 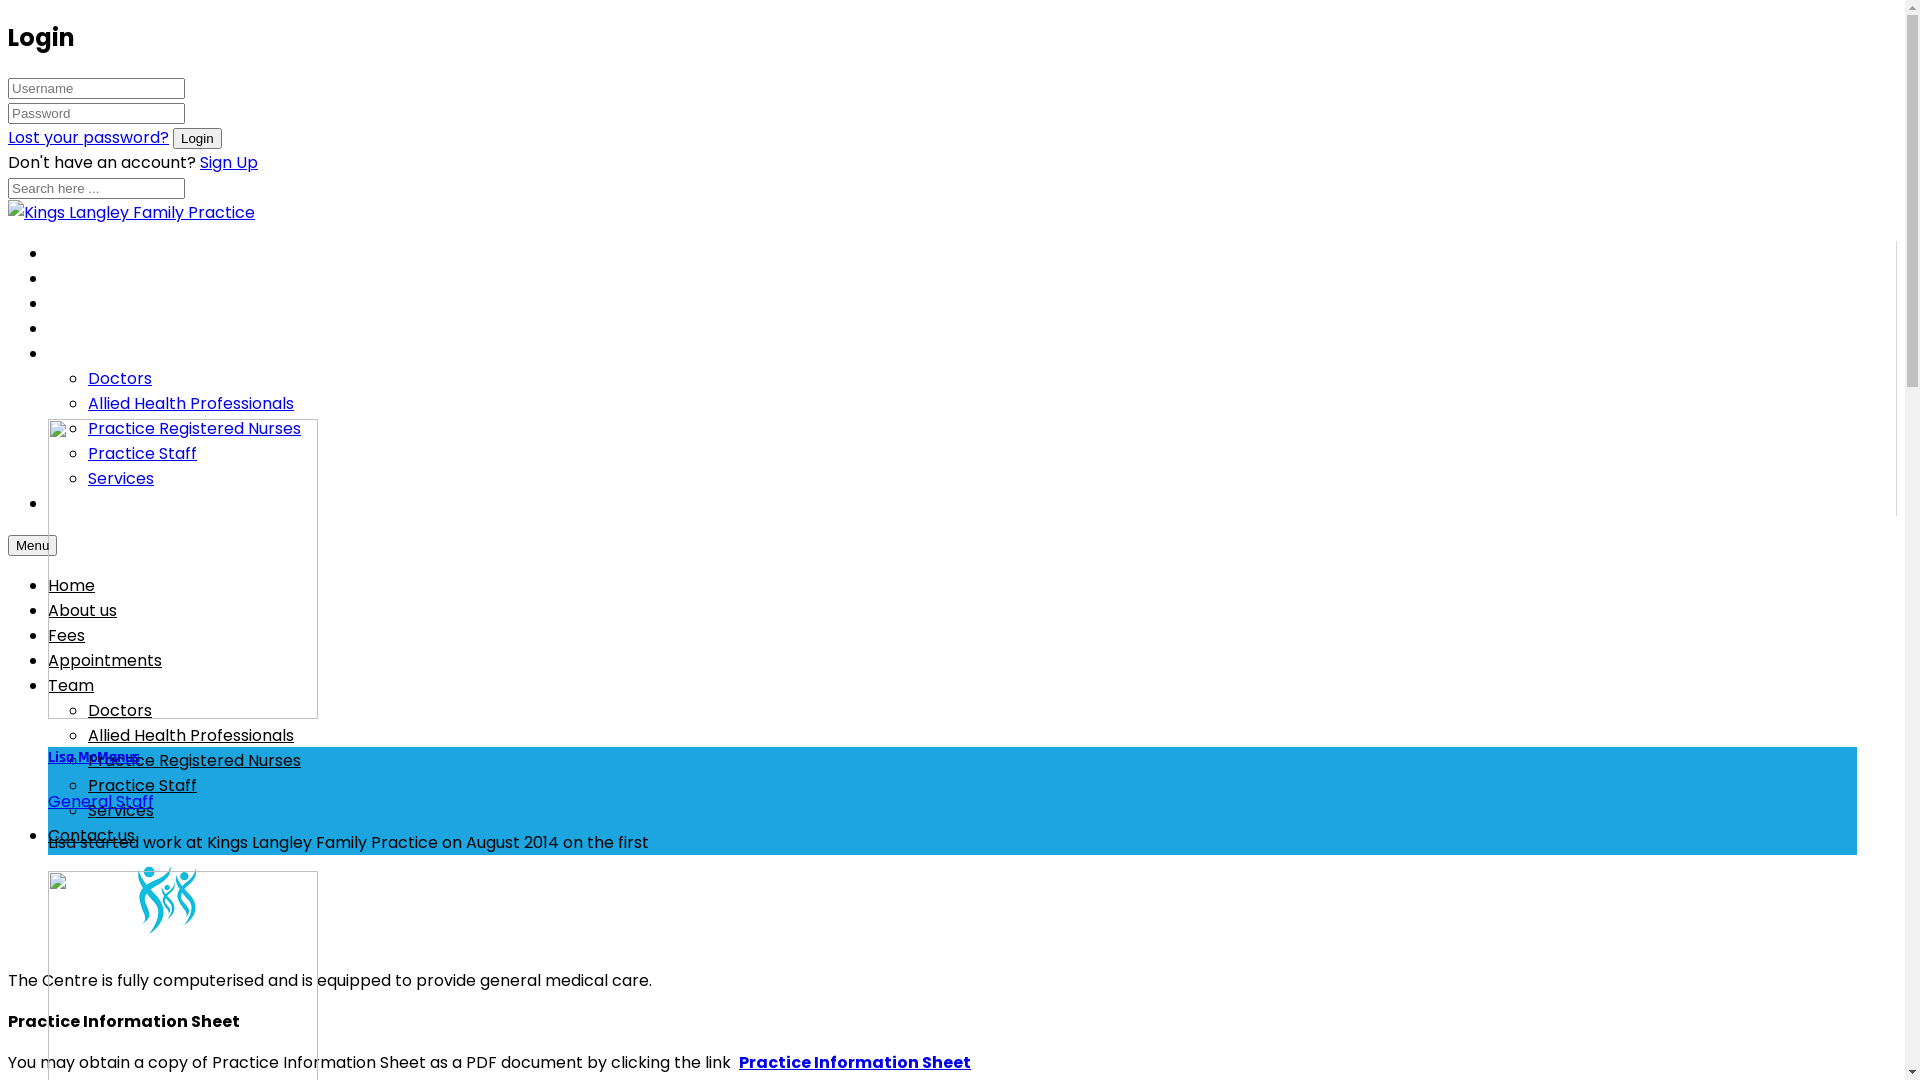 I want to click on 'Kings Langley Family Practice', so click(x=130, y=212).